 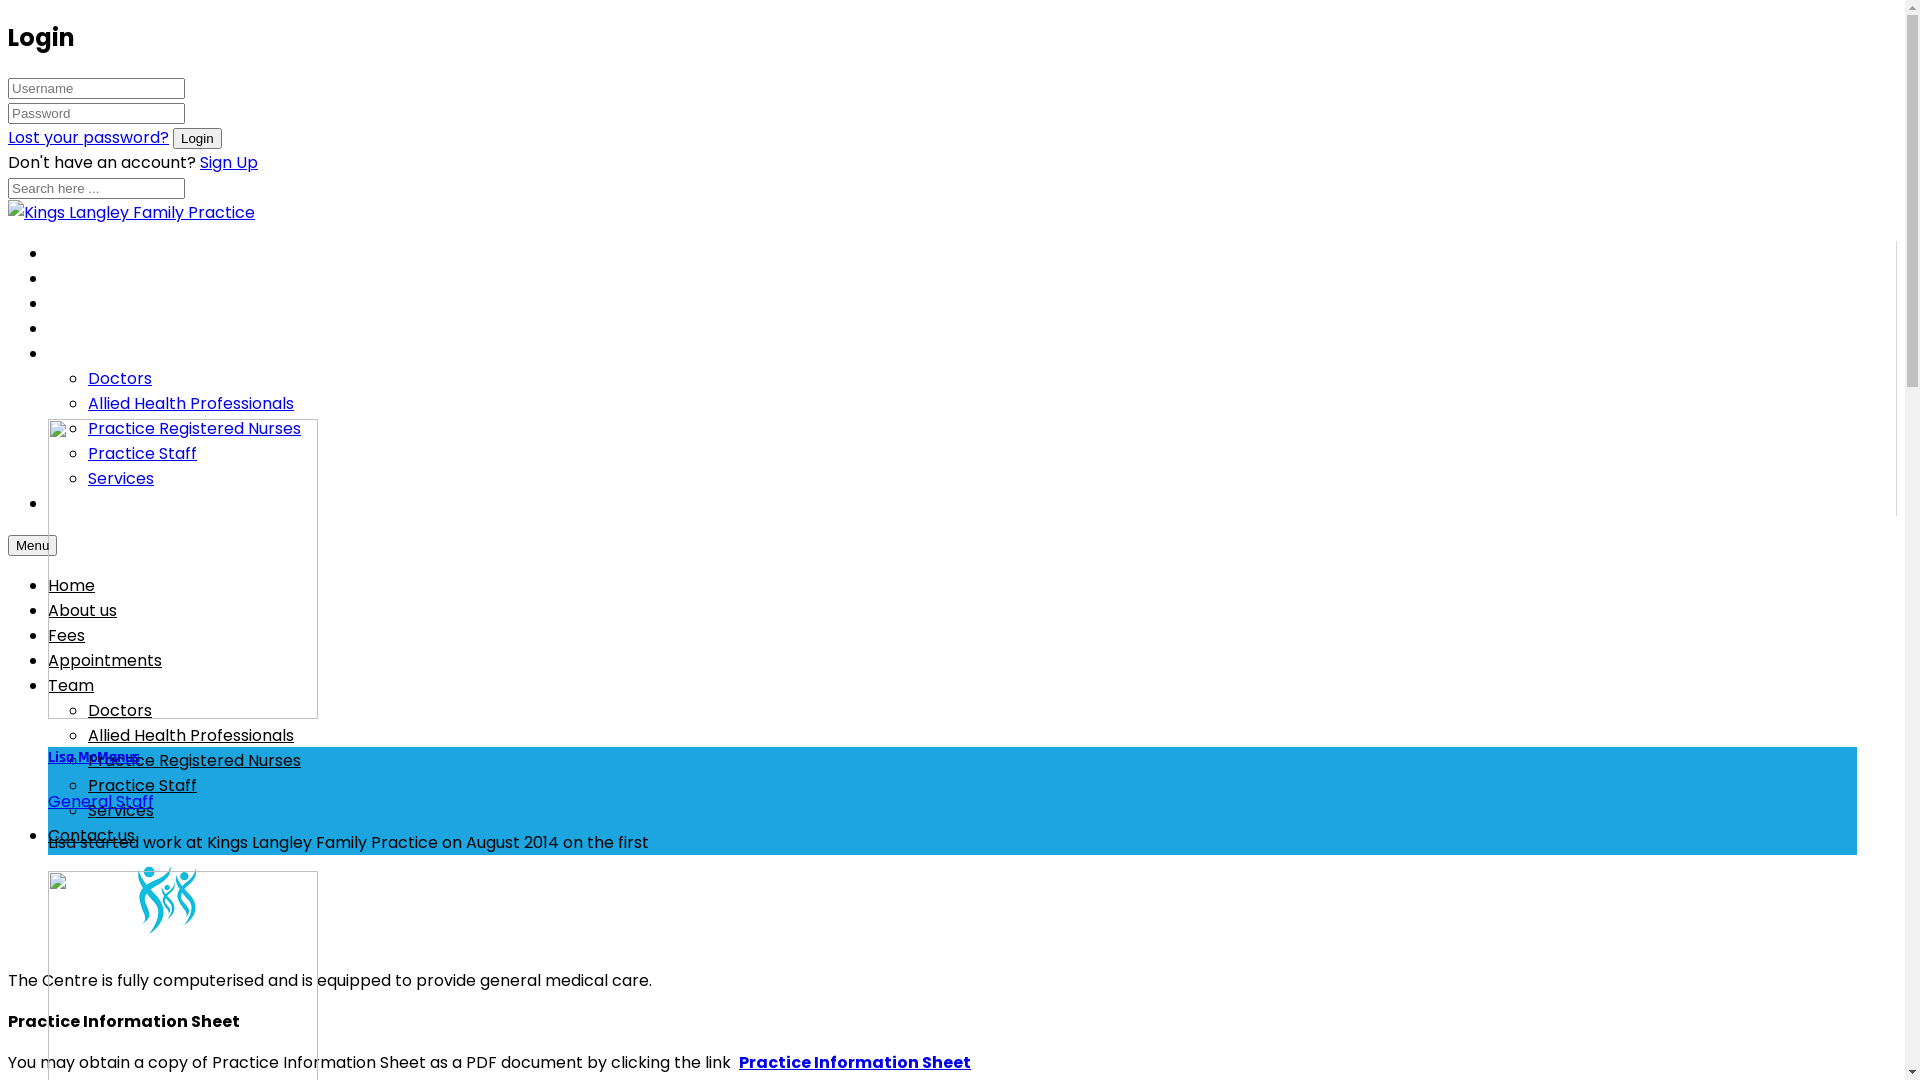 I want to click on 'Kings Langley Family Practice', so click(x=130, y=212).